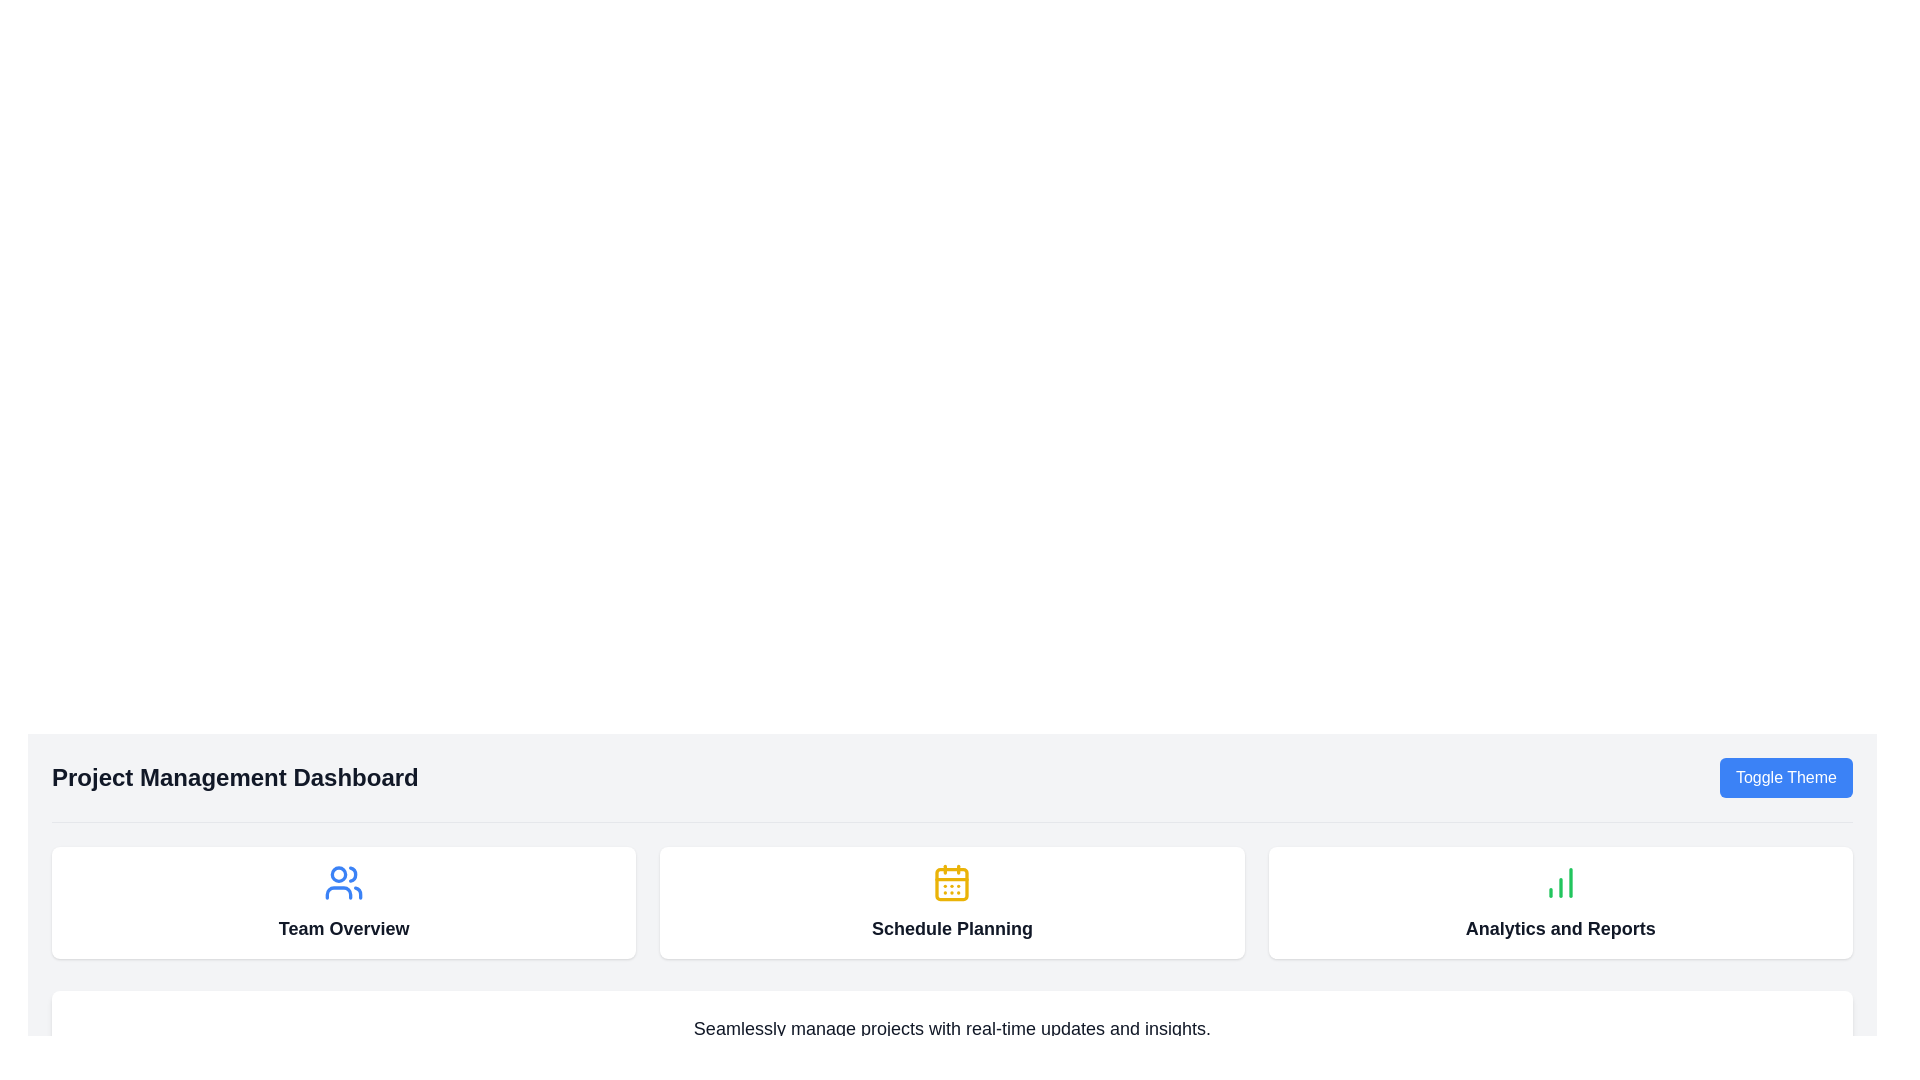 This screenshot has width=1920, height=1080. What do you see at coordinates (951, 902) in the screenshot?
I see `the second card in the horizontal row of three cards` at bounding box center [951, 902].